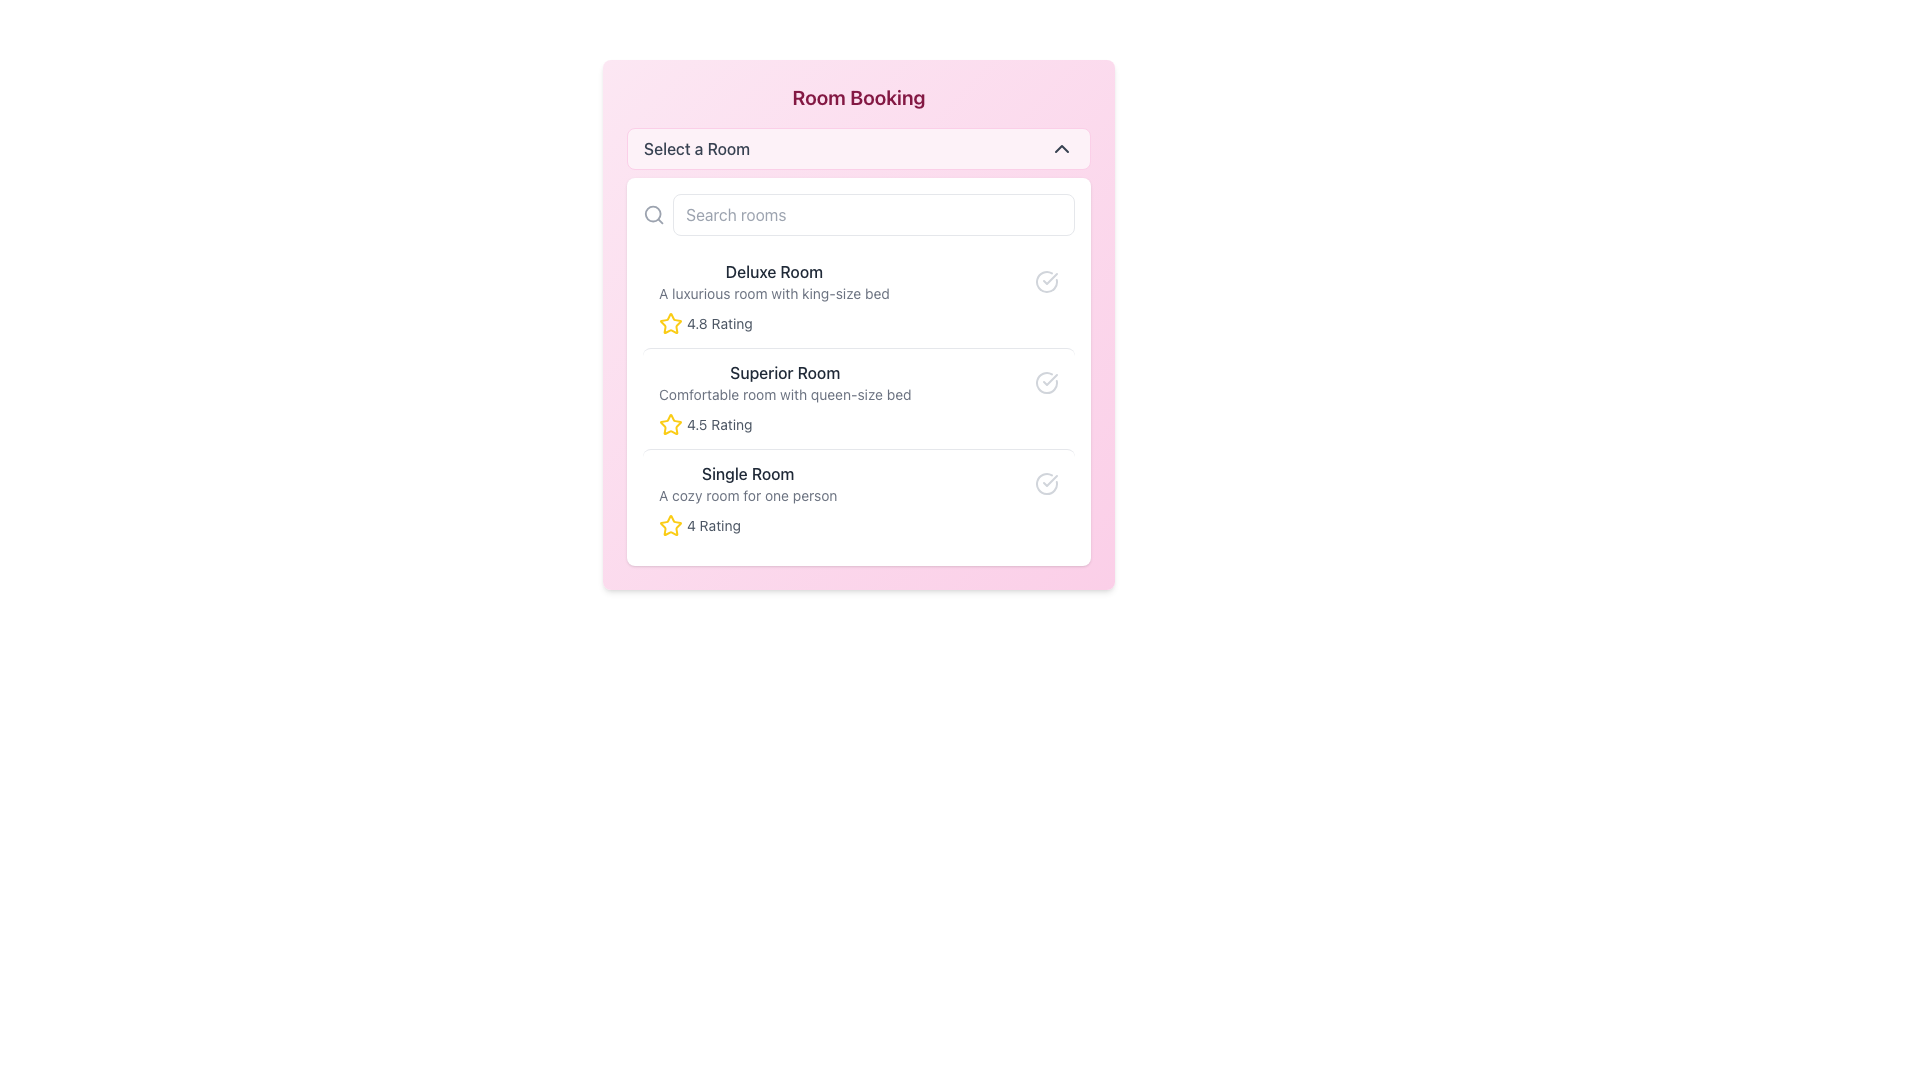 The width and height of the screenshot is (1920, 1080). I want to click on the List Item titled 'Superior Room' which contains the subtitle 'Comfortable room with queen-size bed' and is styled with a bold title and a checkmark icon to view options, so click(859, 382).